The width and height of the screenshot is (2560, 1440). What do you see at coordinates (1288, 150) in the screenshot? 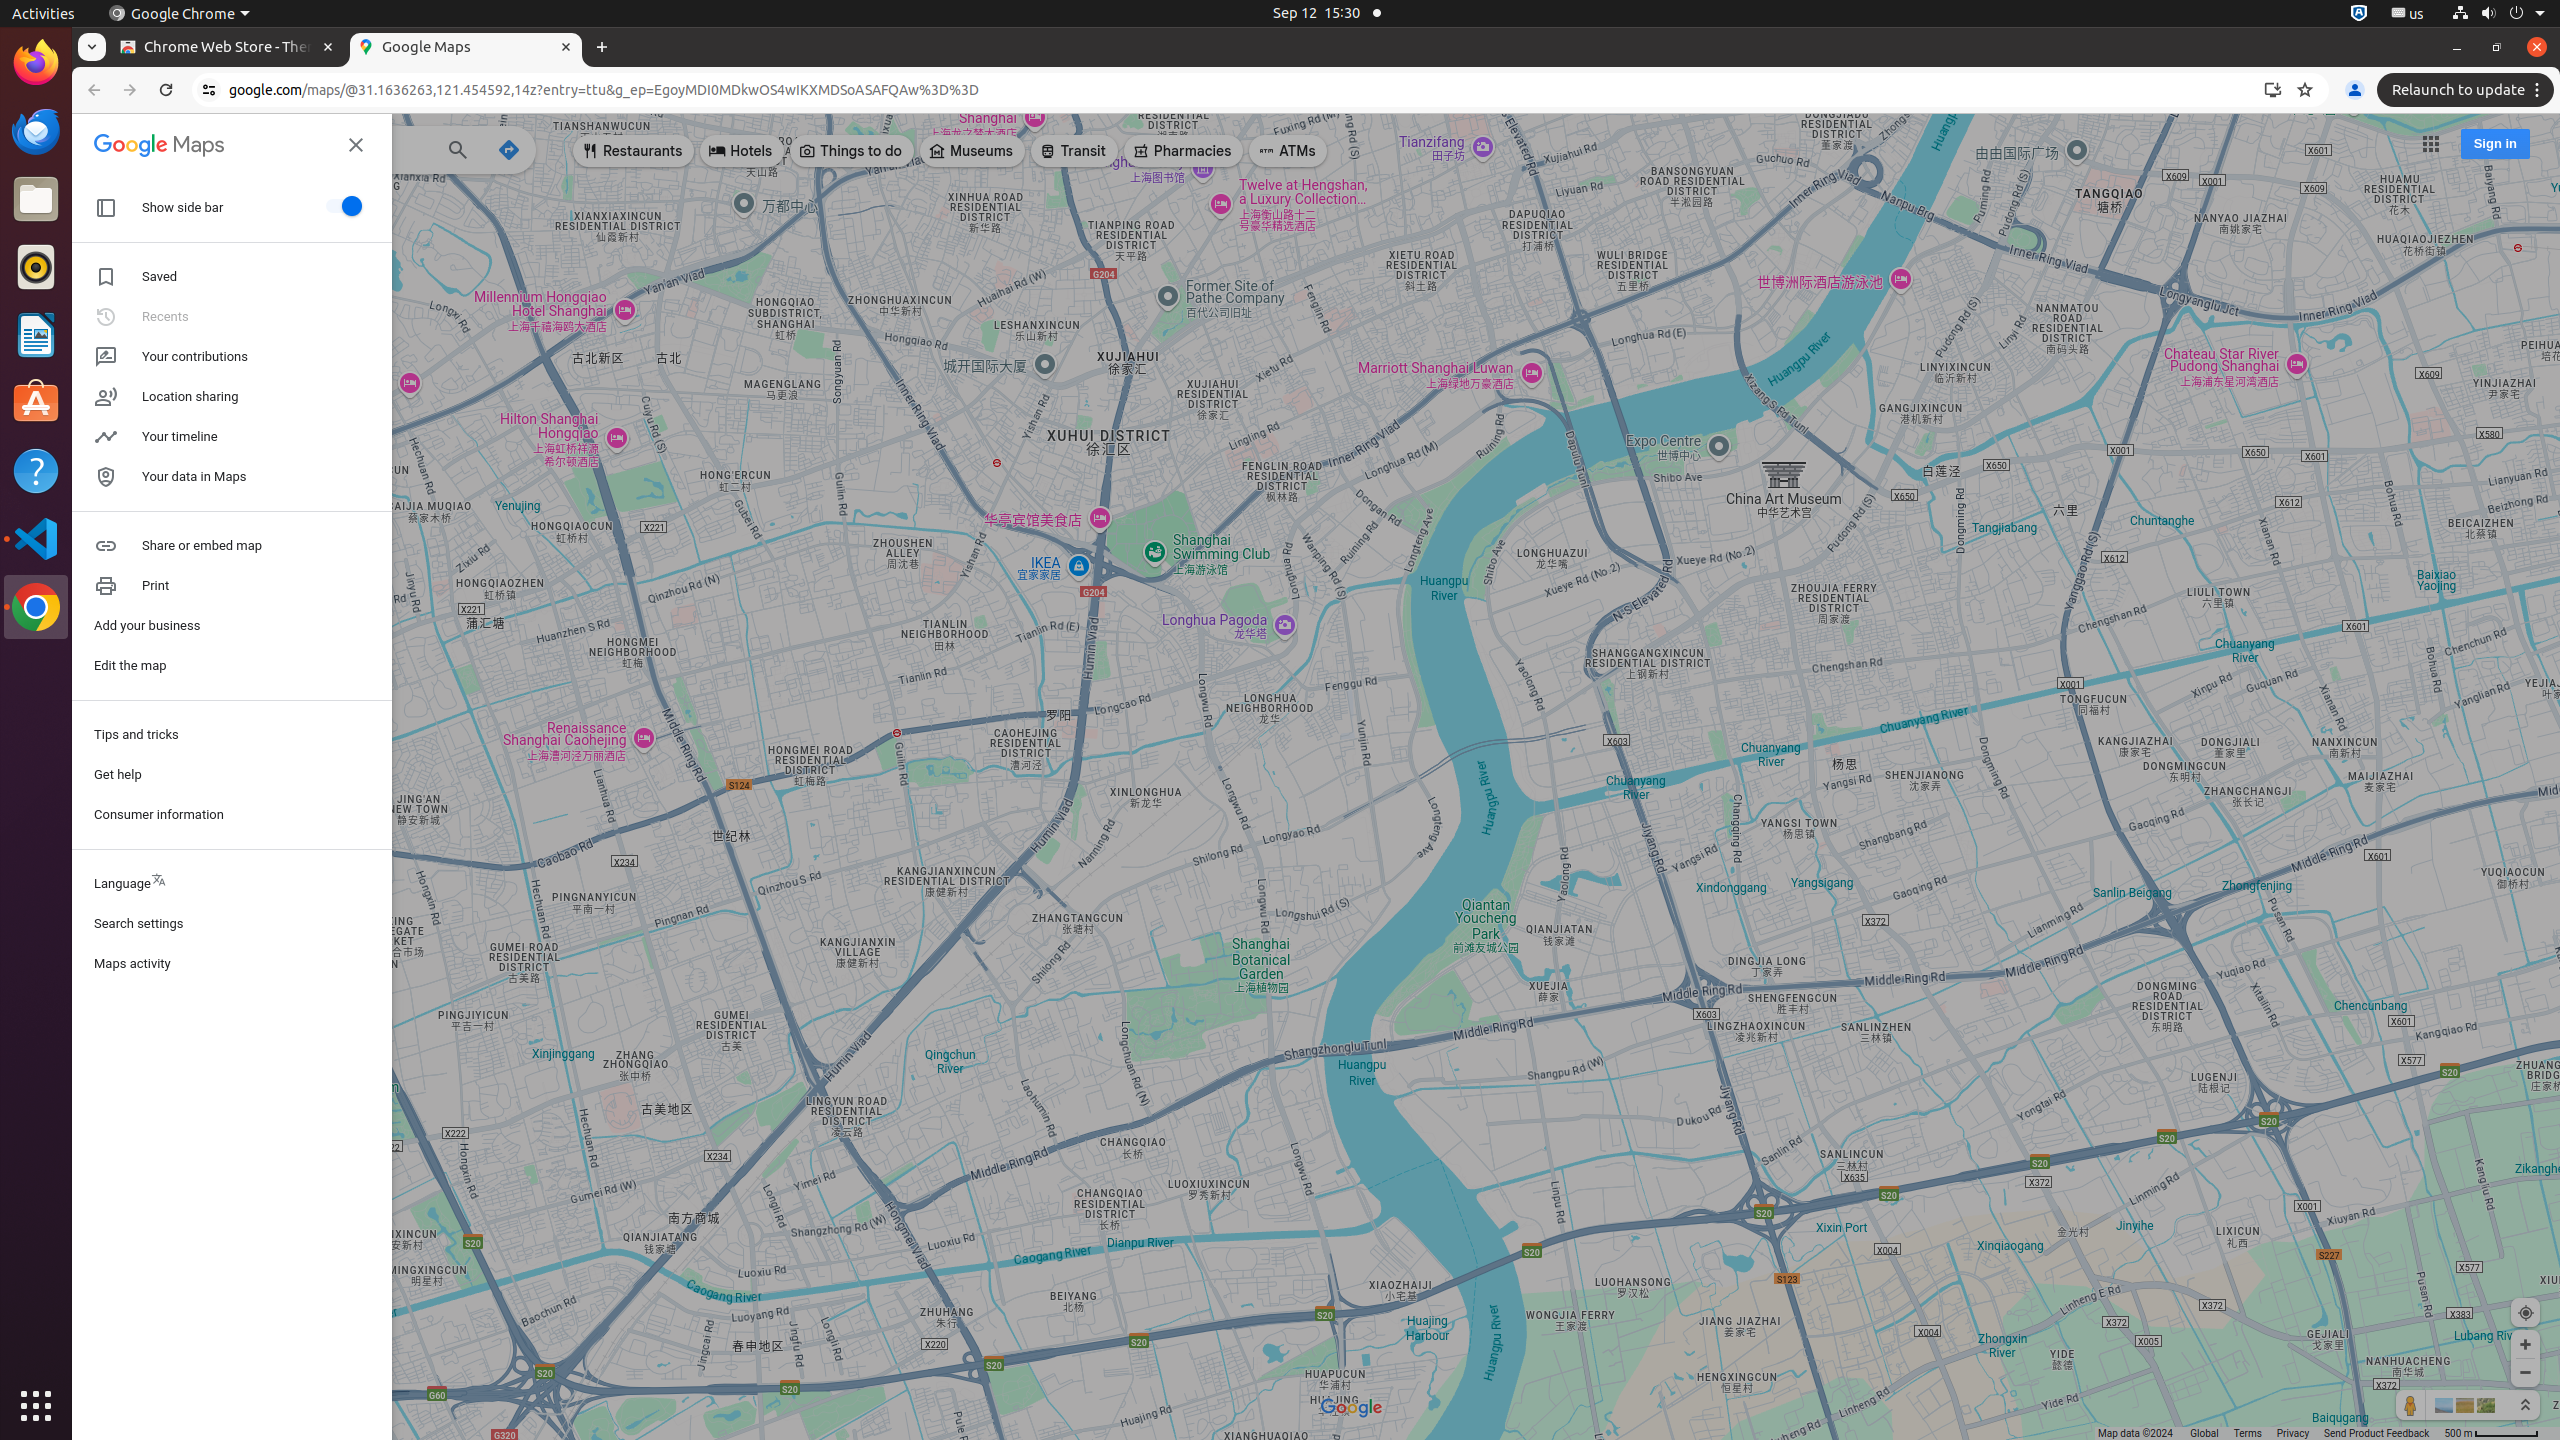
I see `'ATMs'` at bounding box center [1288, 150].